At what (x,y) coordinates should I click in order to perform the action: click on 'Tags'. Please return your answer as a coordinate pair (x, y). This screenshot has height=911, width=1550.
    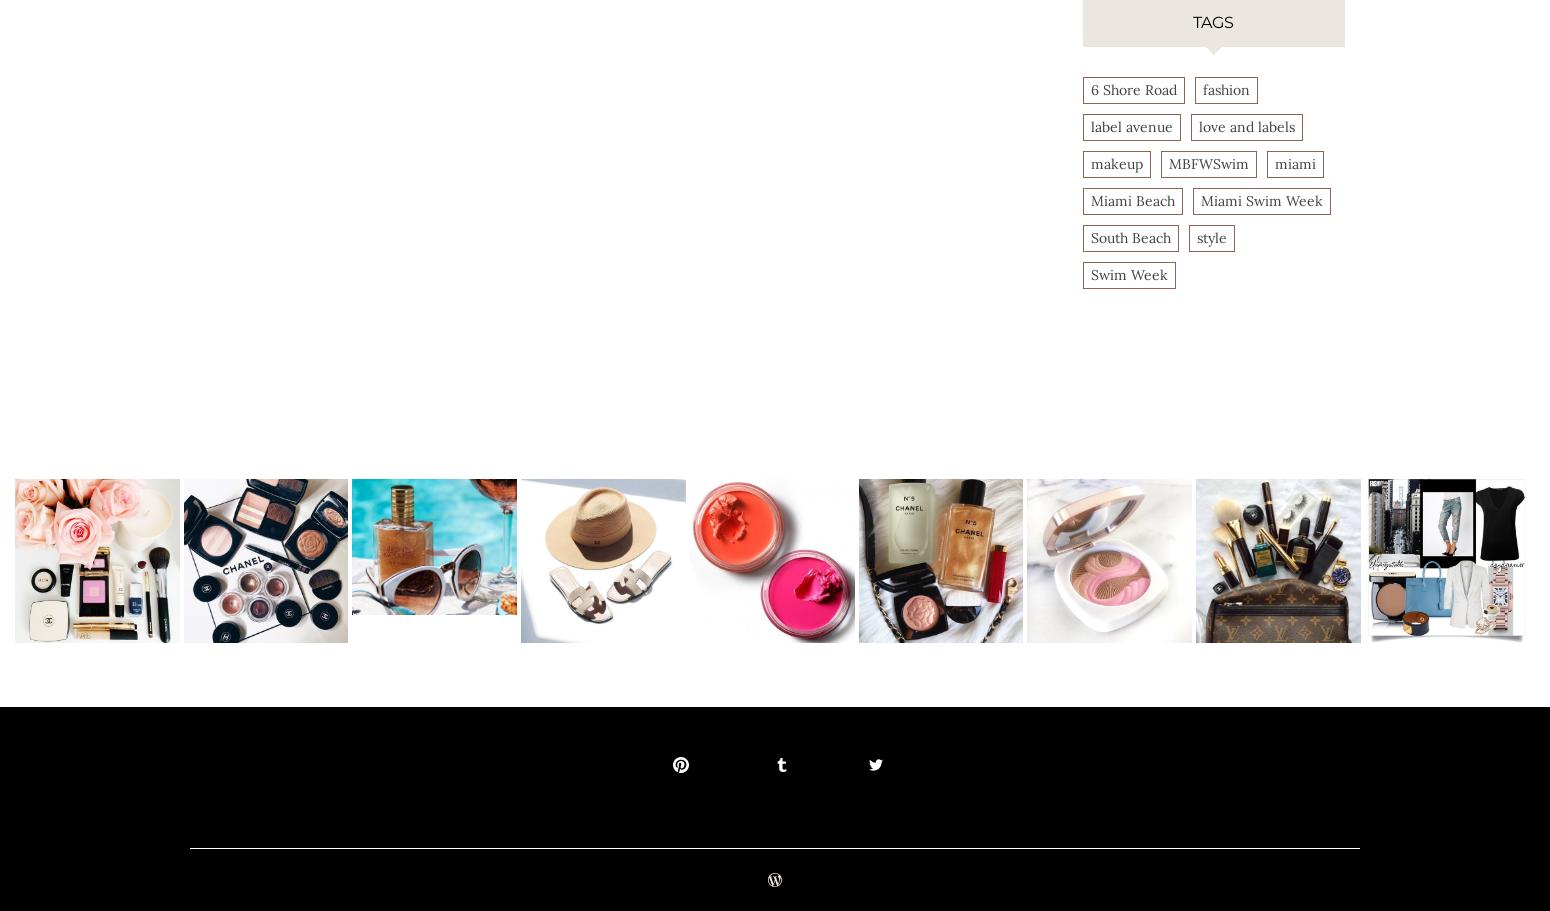
    Looking at the image, I should click on (1213, 21).